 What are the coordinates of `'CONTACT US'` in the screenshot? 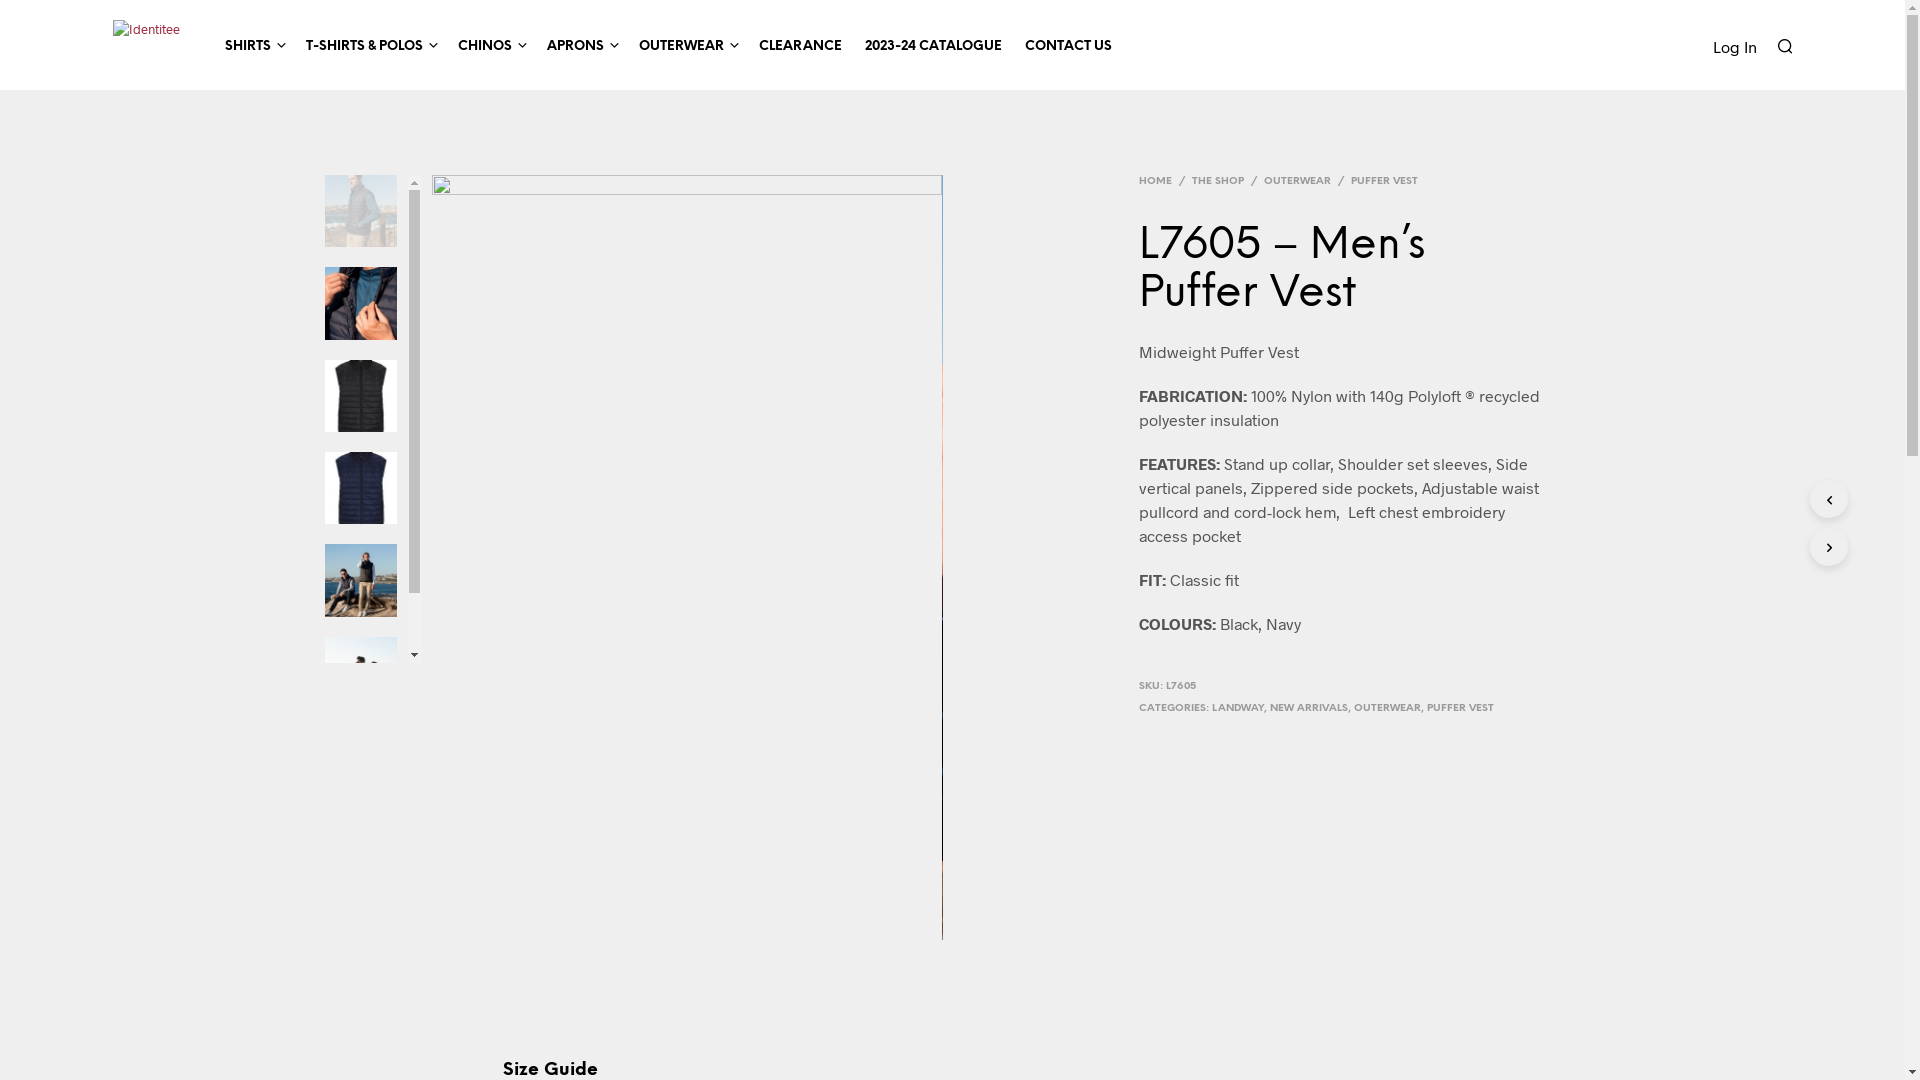 It's located at (1066, 45).